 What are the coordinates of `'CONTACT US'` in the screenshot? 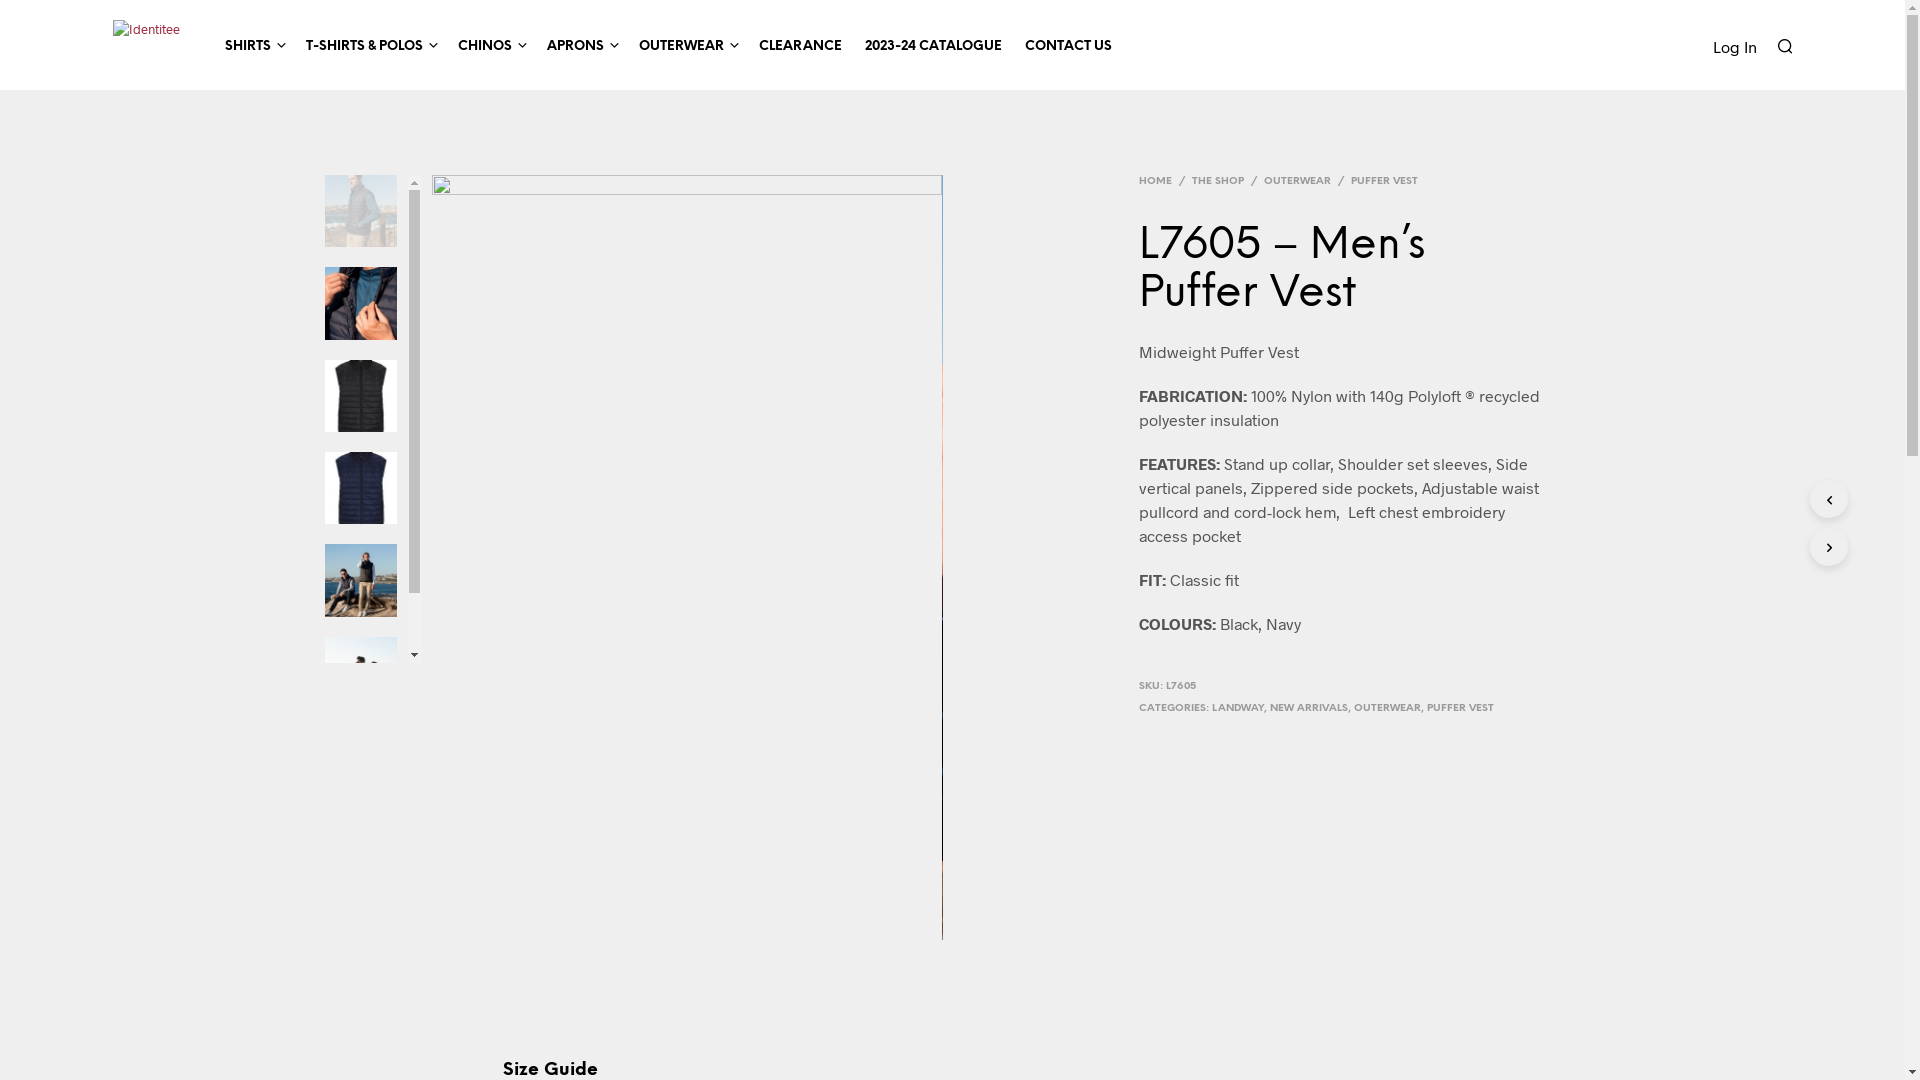 It's located at (1066, 45).